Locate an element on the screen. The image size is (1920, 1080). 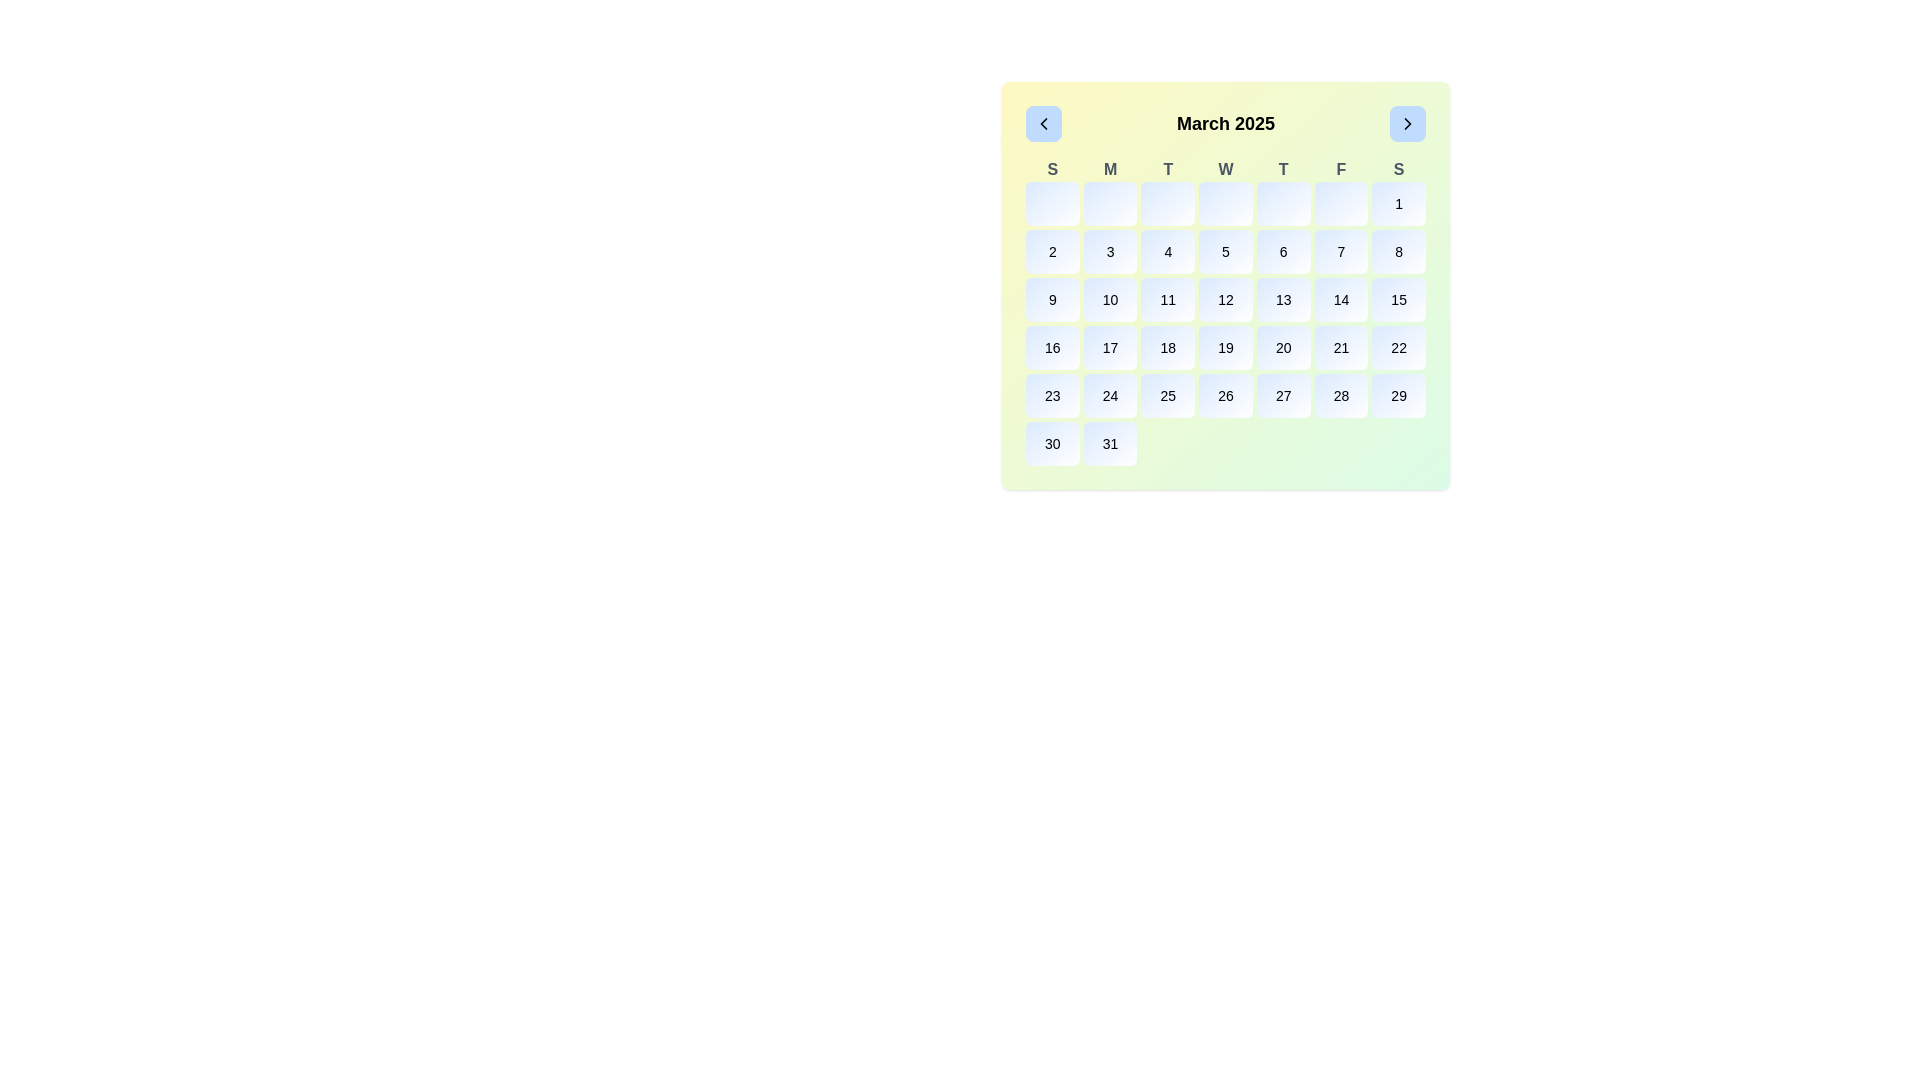
the rounded rectangular button with a gradient background containing the text '7', located in the second row, Friday column of the calendar grid is located at coordinates (1341, 250).